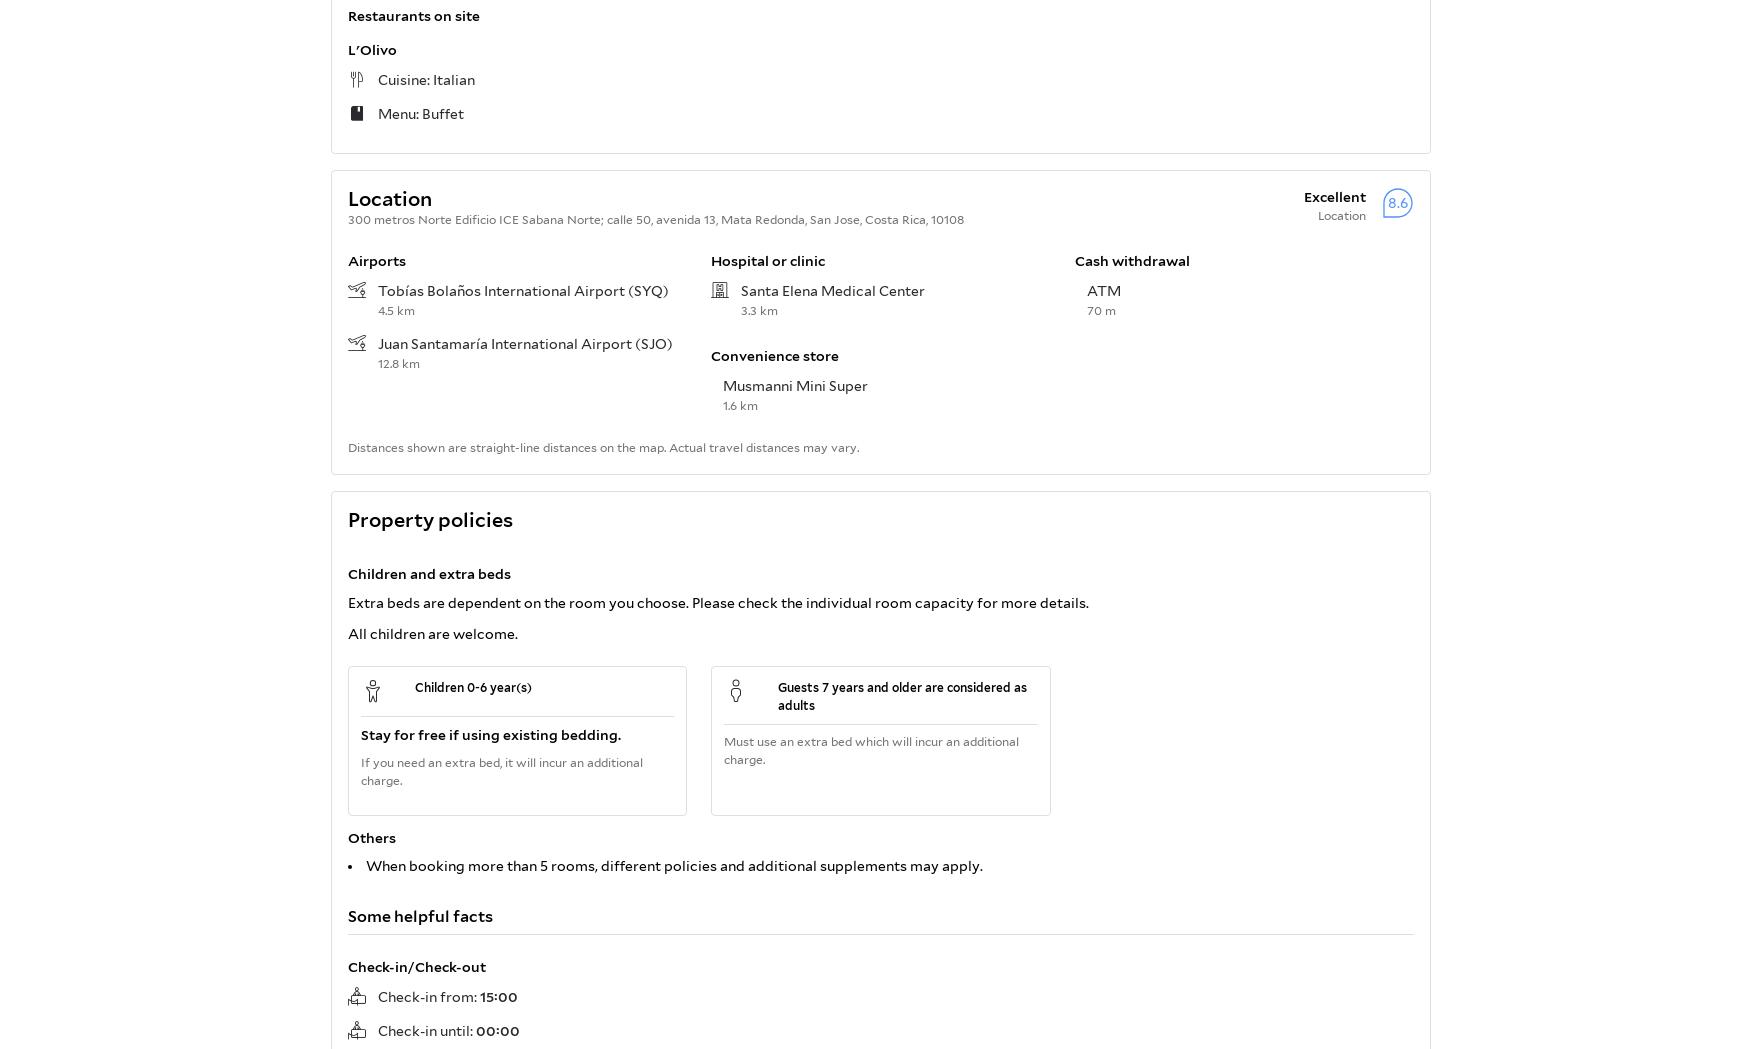 The width and height of the screenshot is (1762, 1049). Describe the element at coordinates (1103, 290) in the screenshot. I see `'ATM'` at that location.